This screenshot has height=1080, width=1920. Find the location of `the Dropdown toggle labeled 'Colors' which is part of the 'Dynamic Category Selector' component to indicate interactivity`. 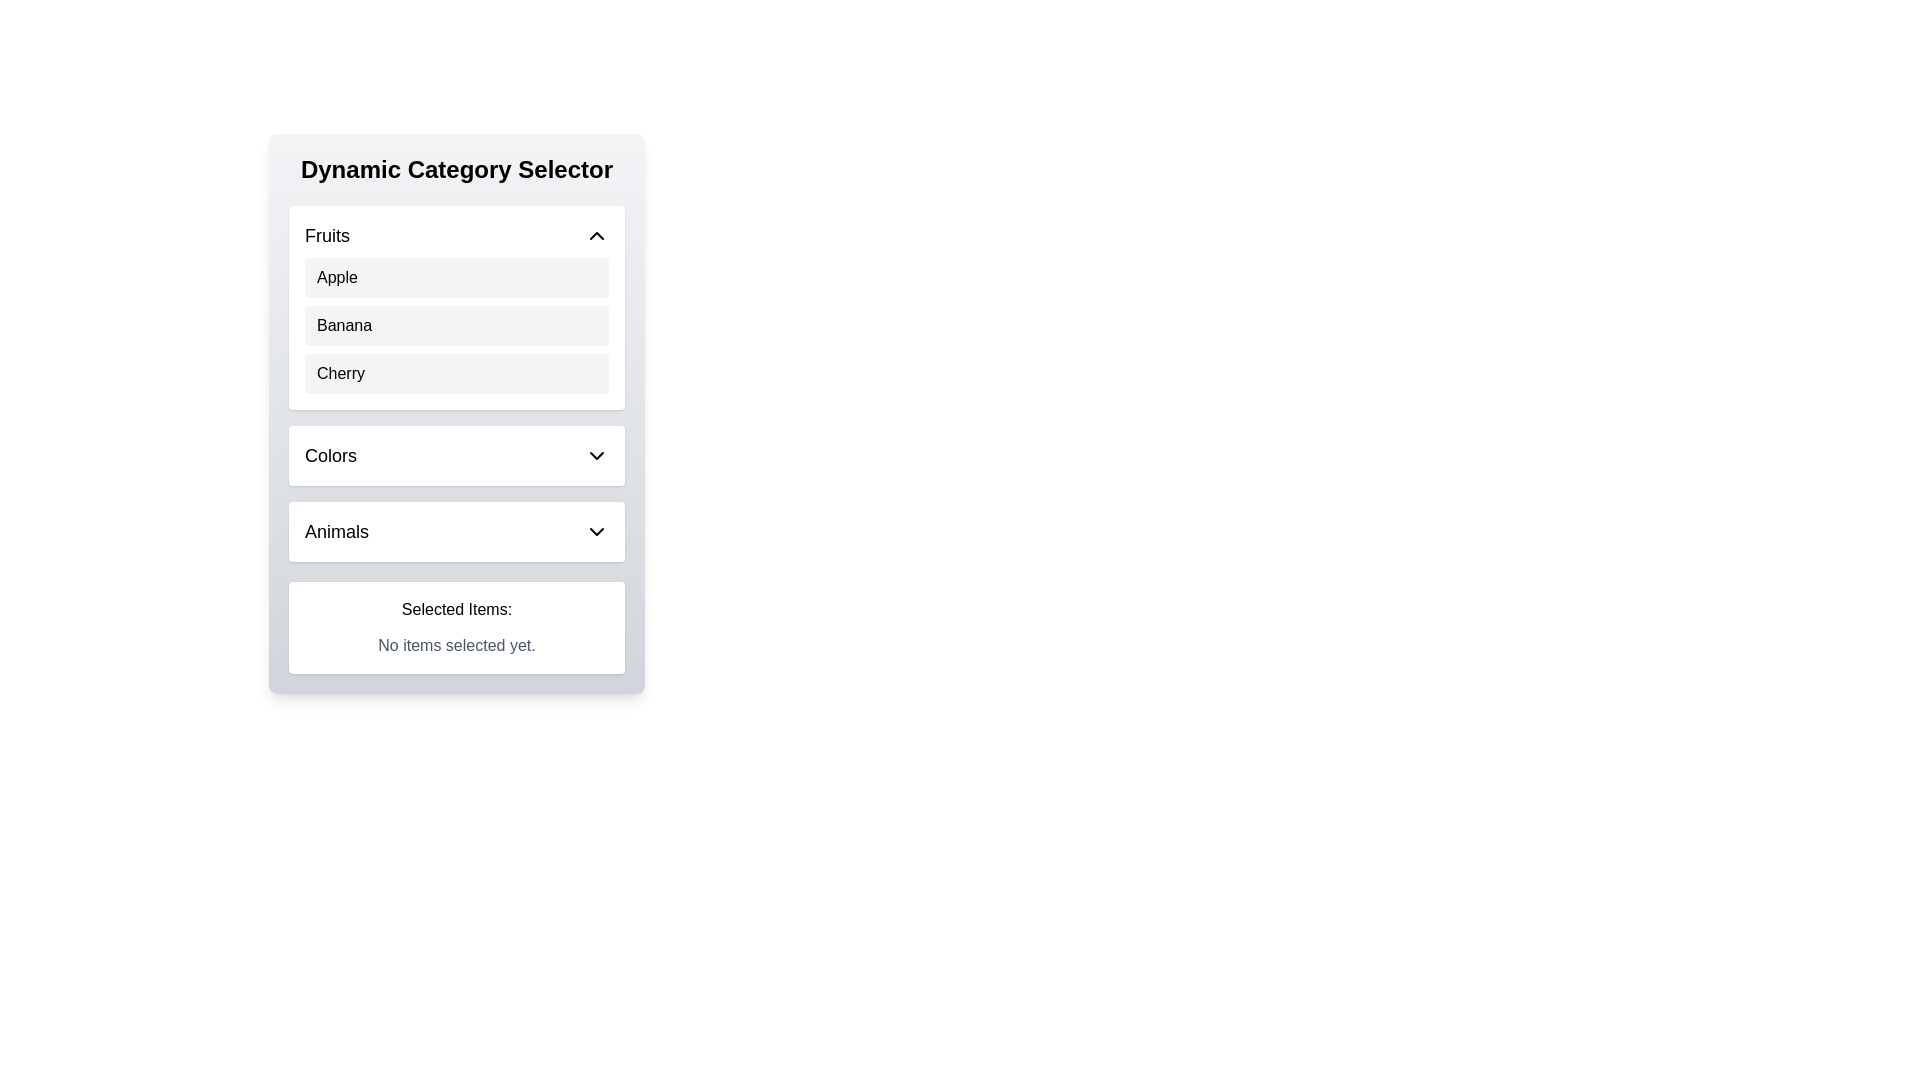

the Dropdown toggle labeled 'Colors' which is part of the 'Dynamic Category Selector' component to indicate interactivity is located at coordinates (455, 455).